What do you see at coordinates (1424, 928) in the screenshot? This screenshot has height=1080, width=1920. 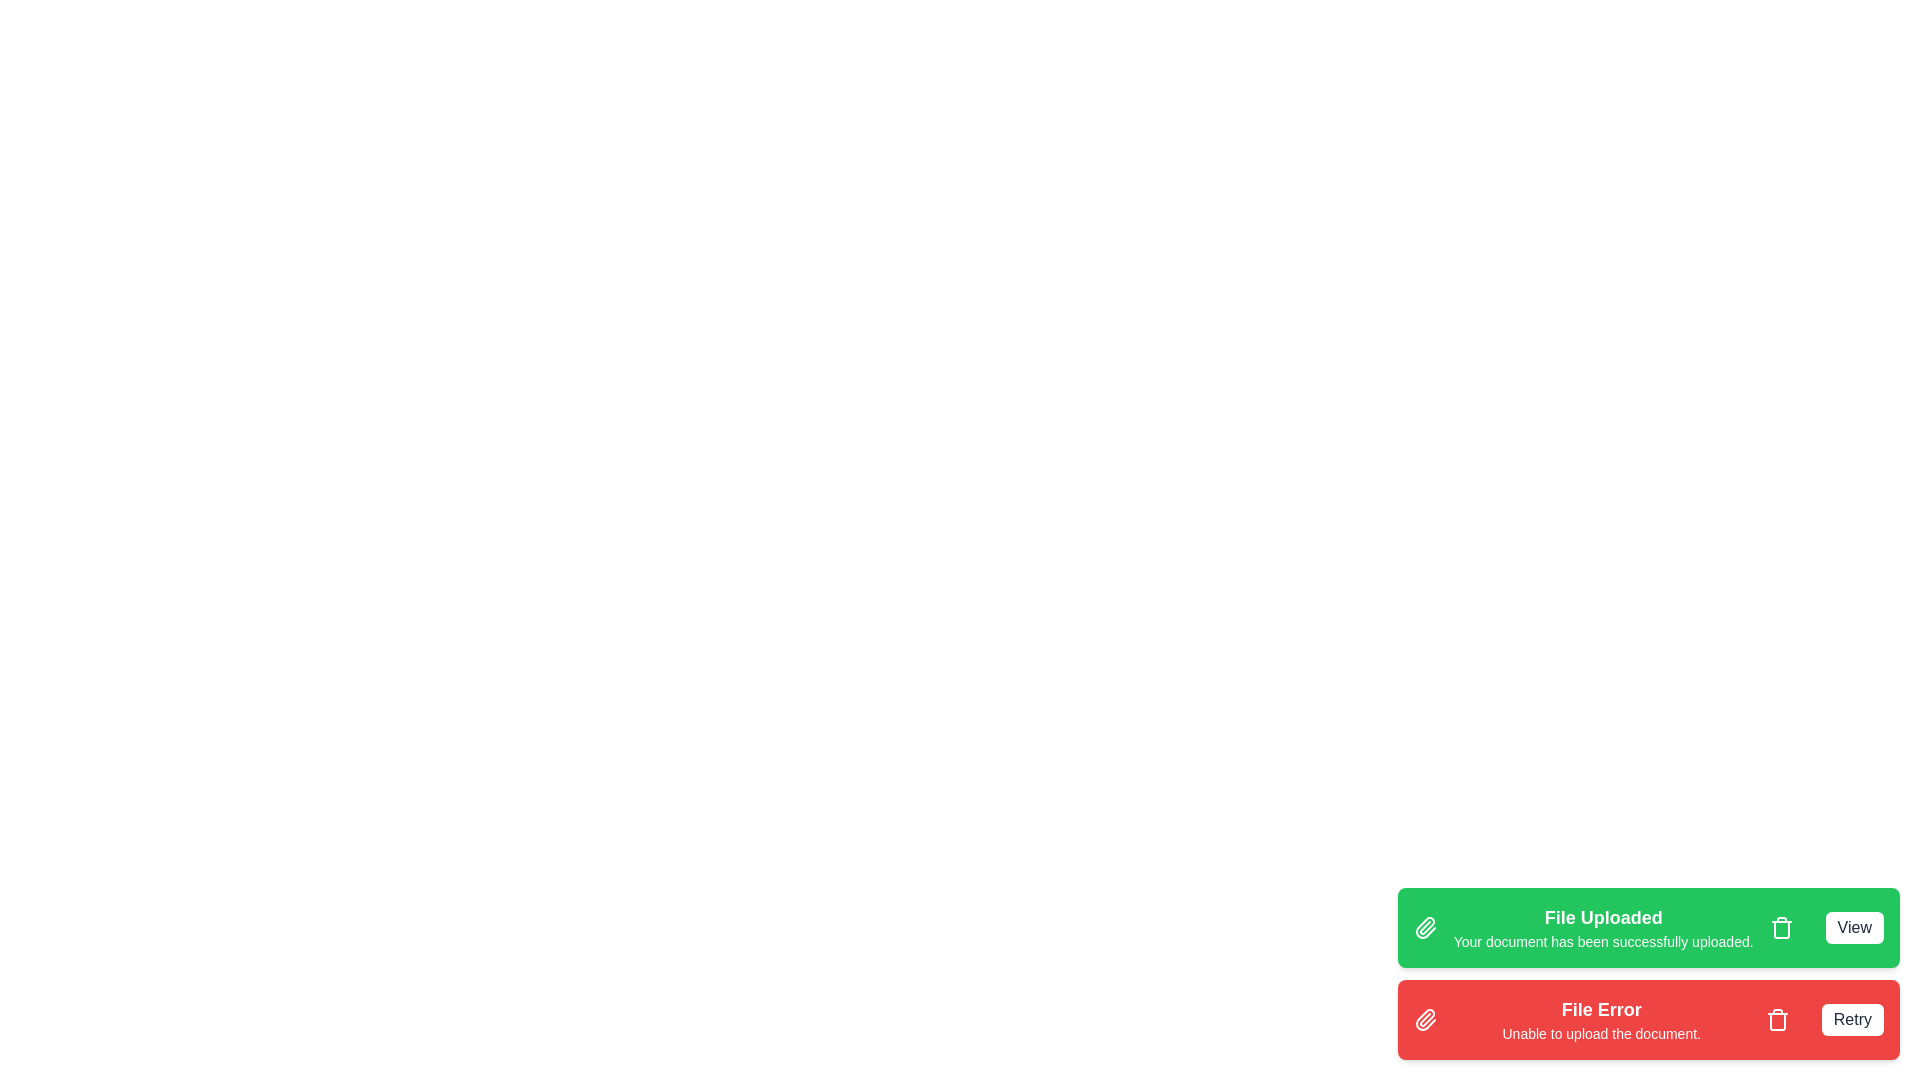 I see `the paperclip icon in the notification` at bounding box center [1424, 928].